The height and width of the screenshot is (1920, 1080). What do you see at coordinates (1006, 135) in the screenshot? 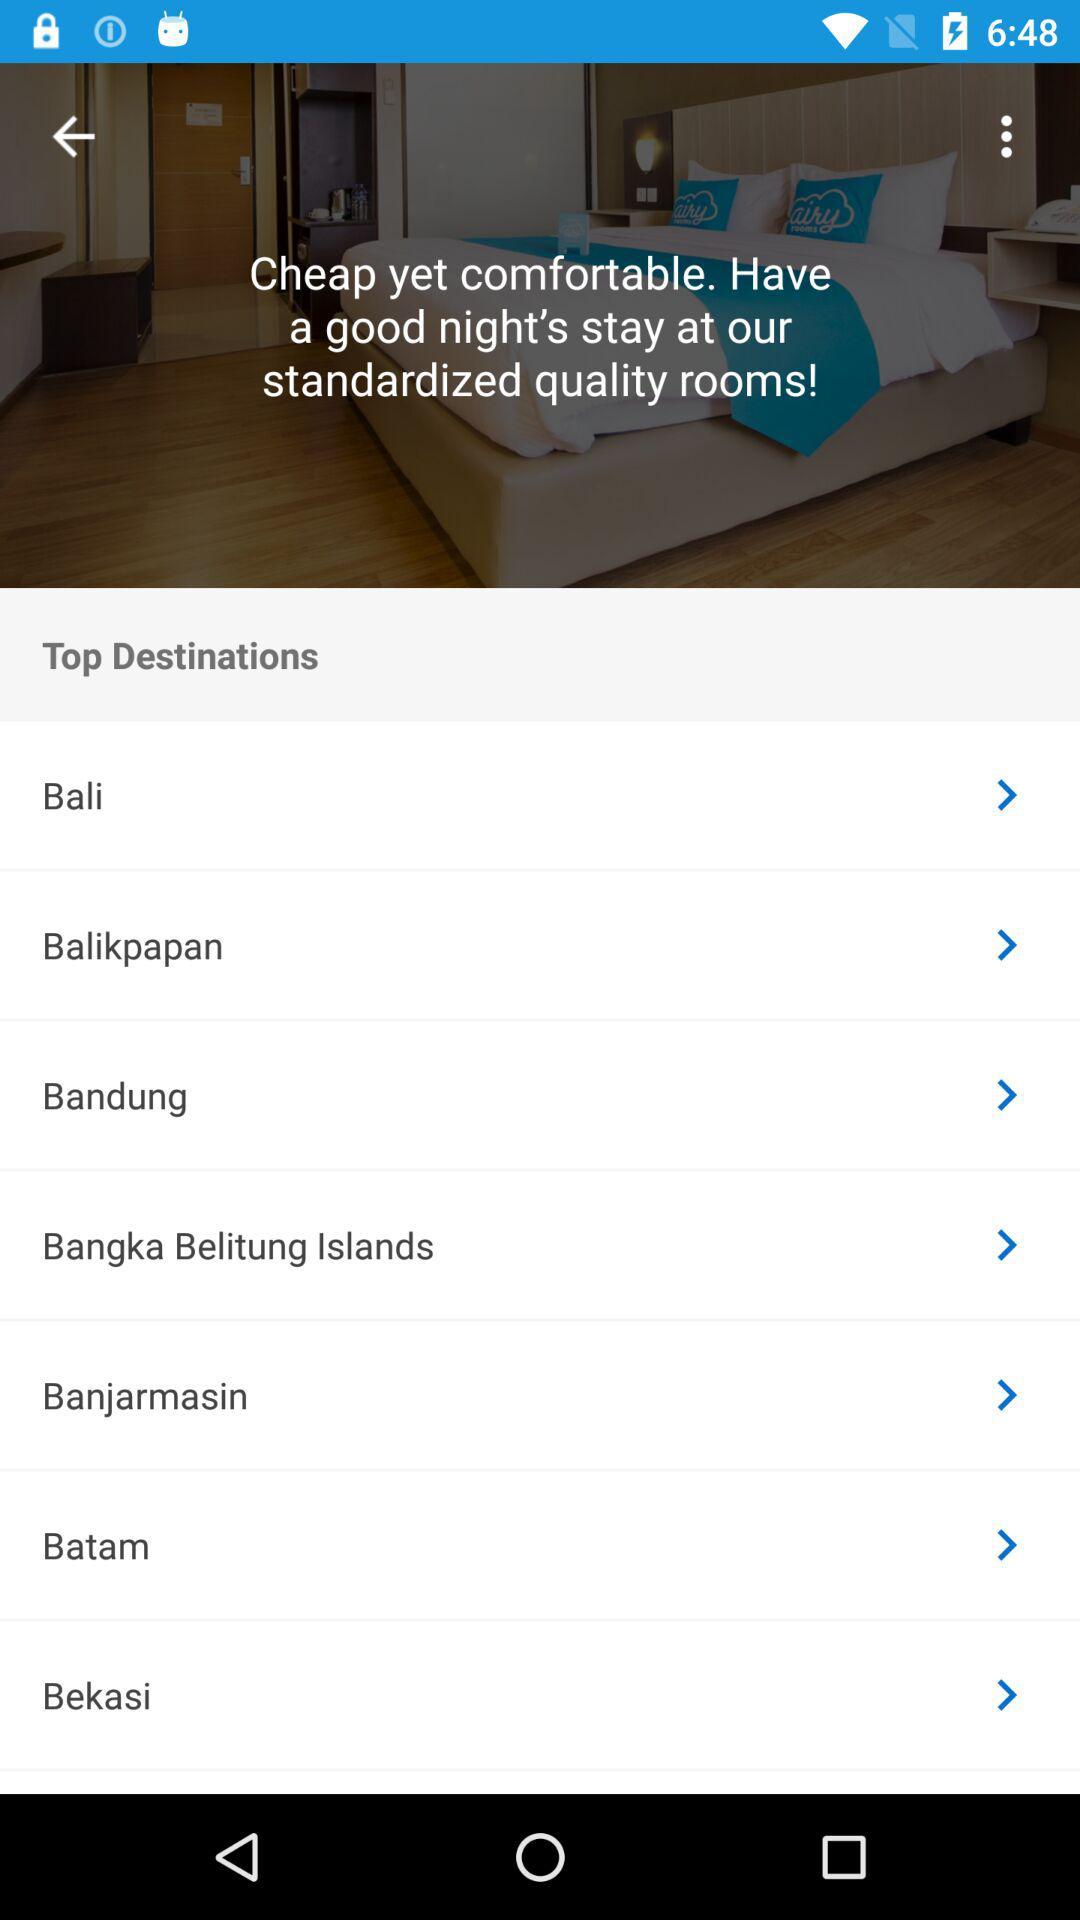
I see `item next to the cheap yet comfortable` at bounding box center [1006, 135].